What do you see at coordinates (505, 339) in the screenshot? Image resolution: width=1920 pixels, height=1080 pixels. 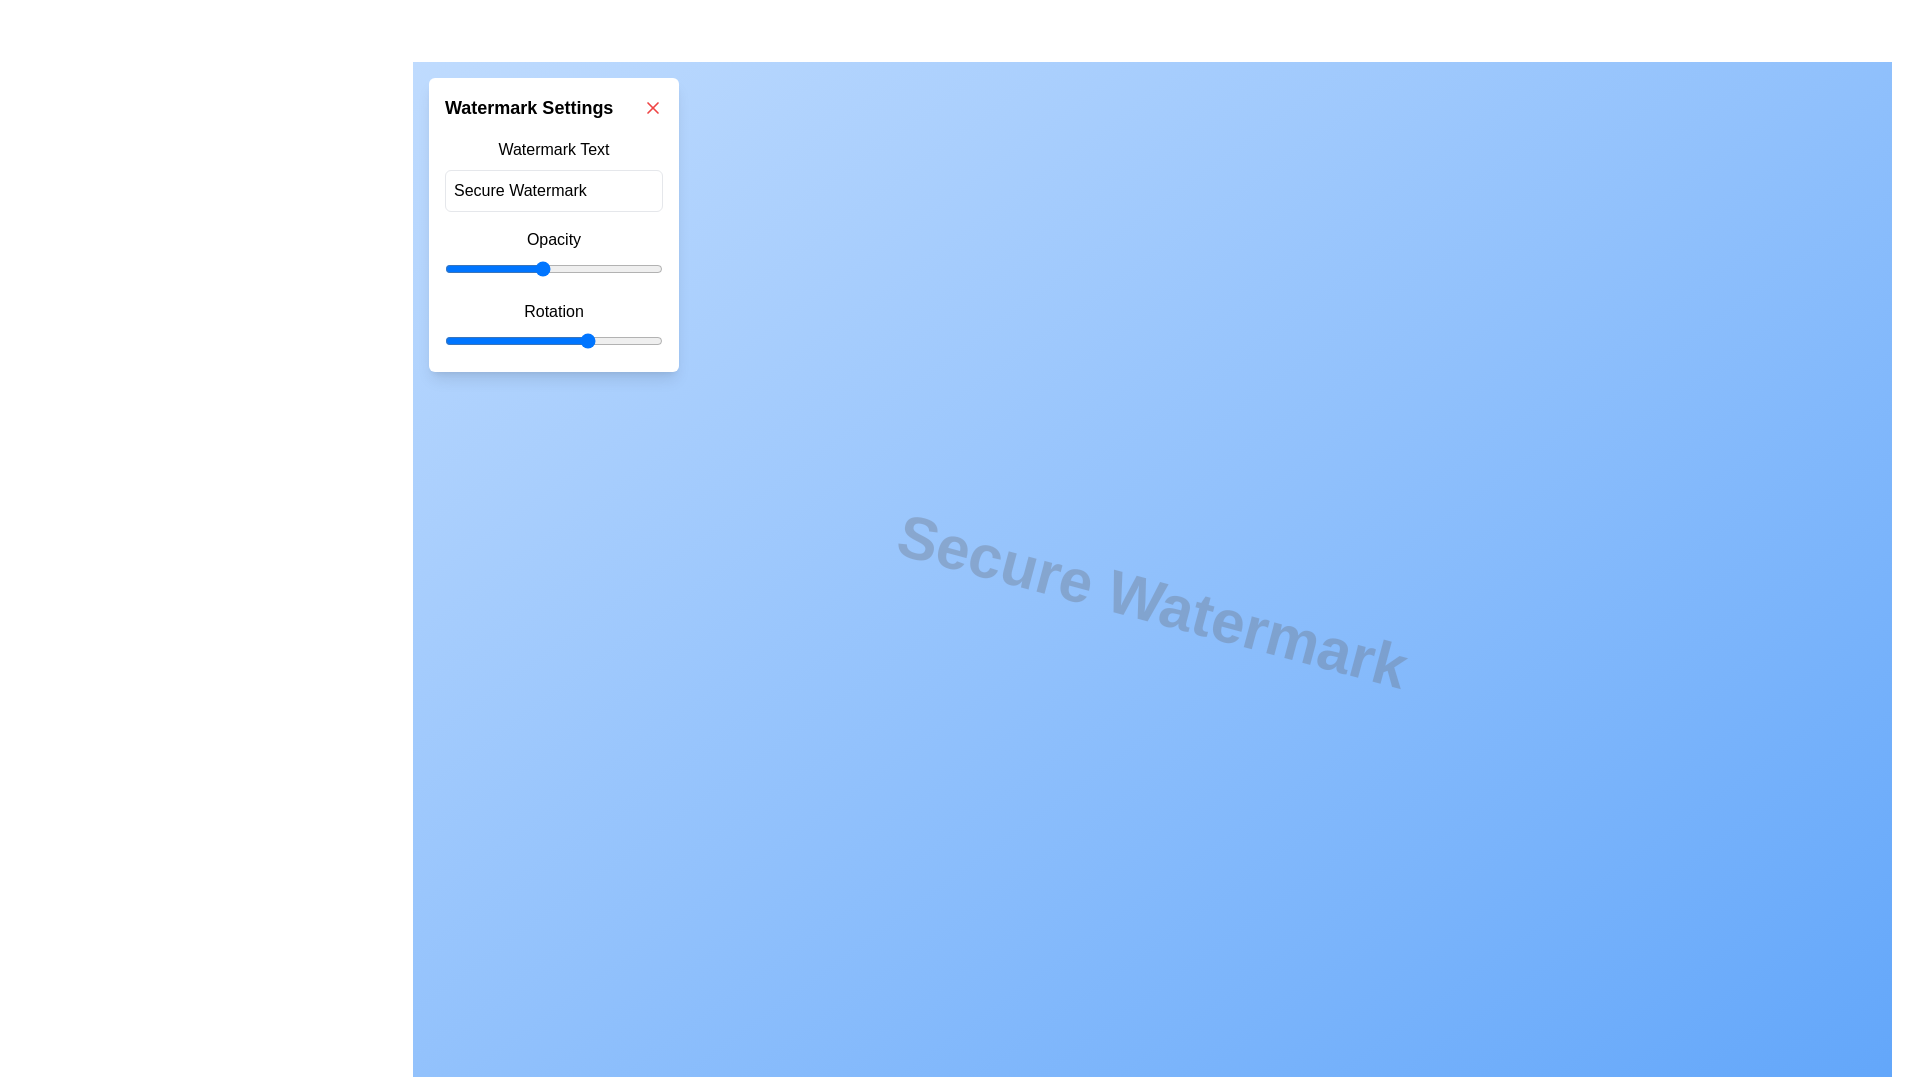 I see `the rotation value` at bounding box center [505, 339].